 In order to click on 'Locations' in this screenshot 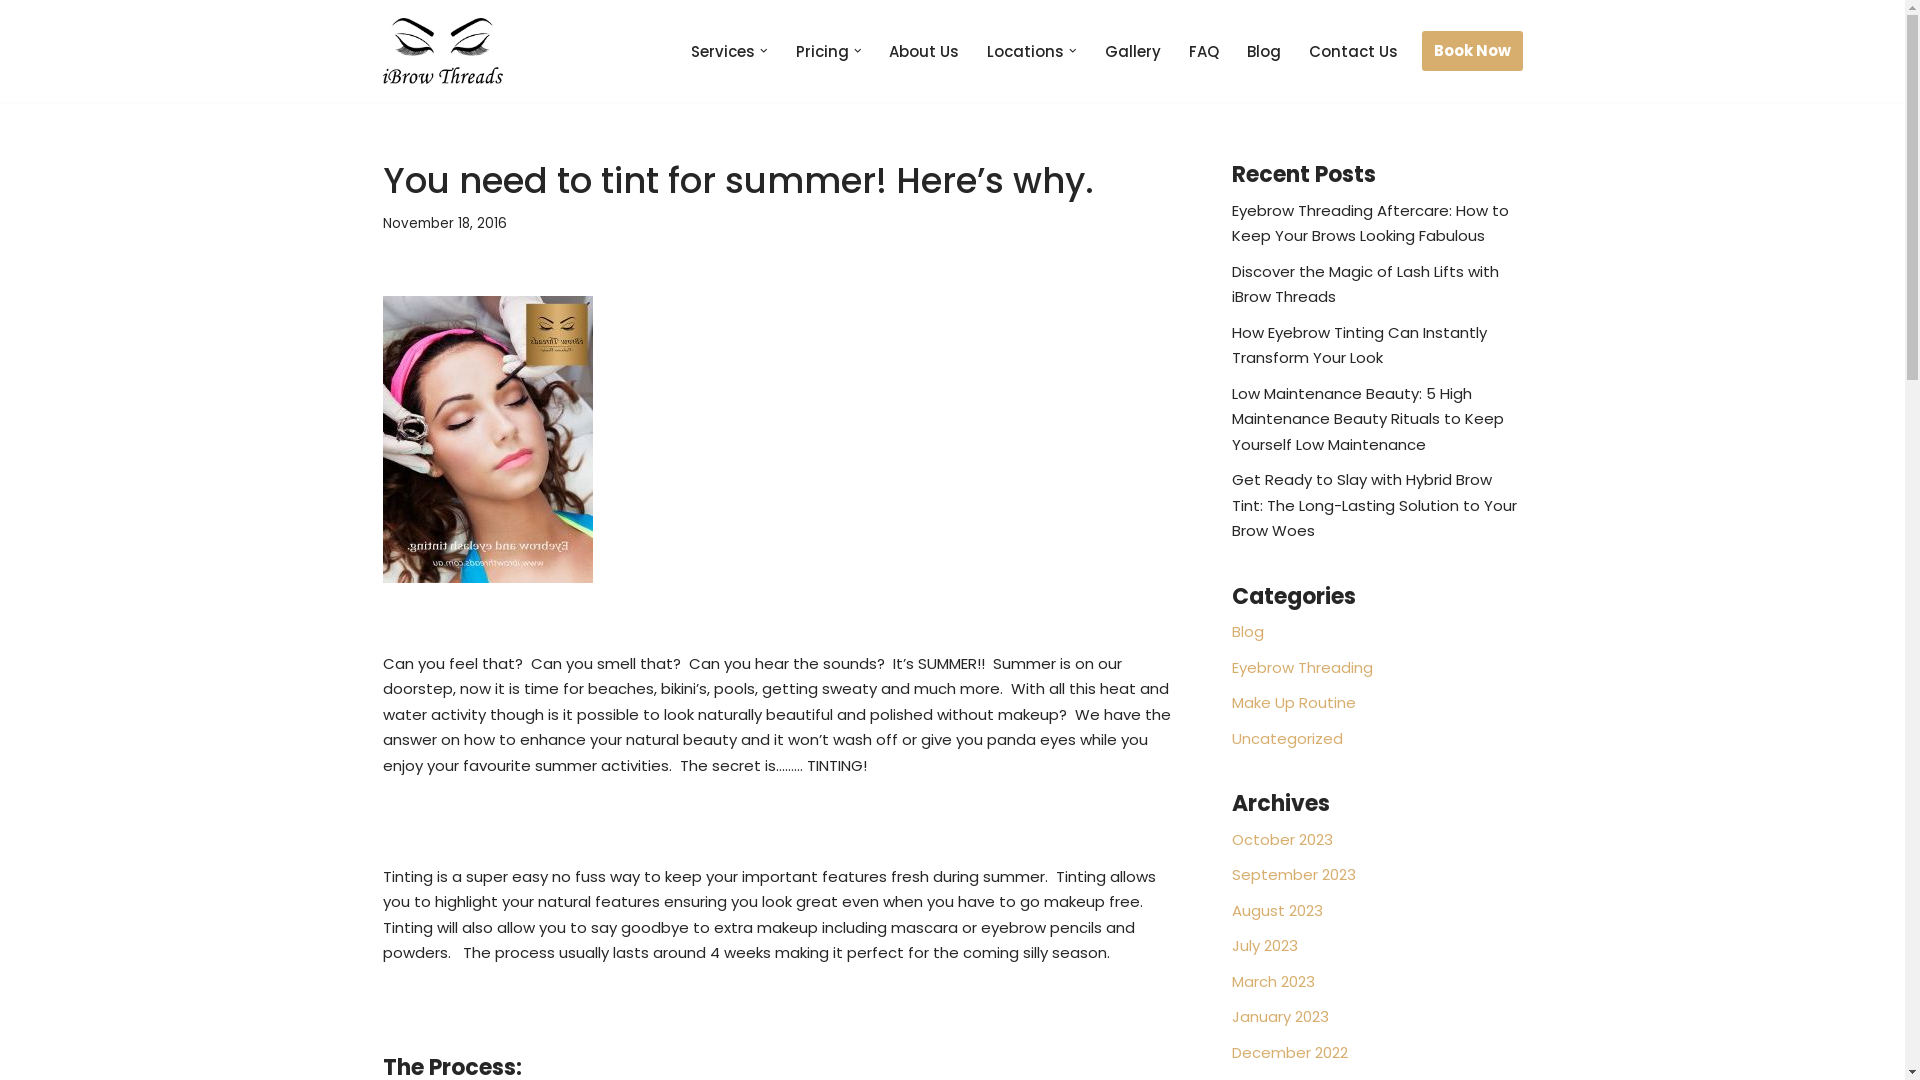, I will do `click(1025, 50)`.